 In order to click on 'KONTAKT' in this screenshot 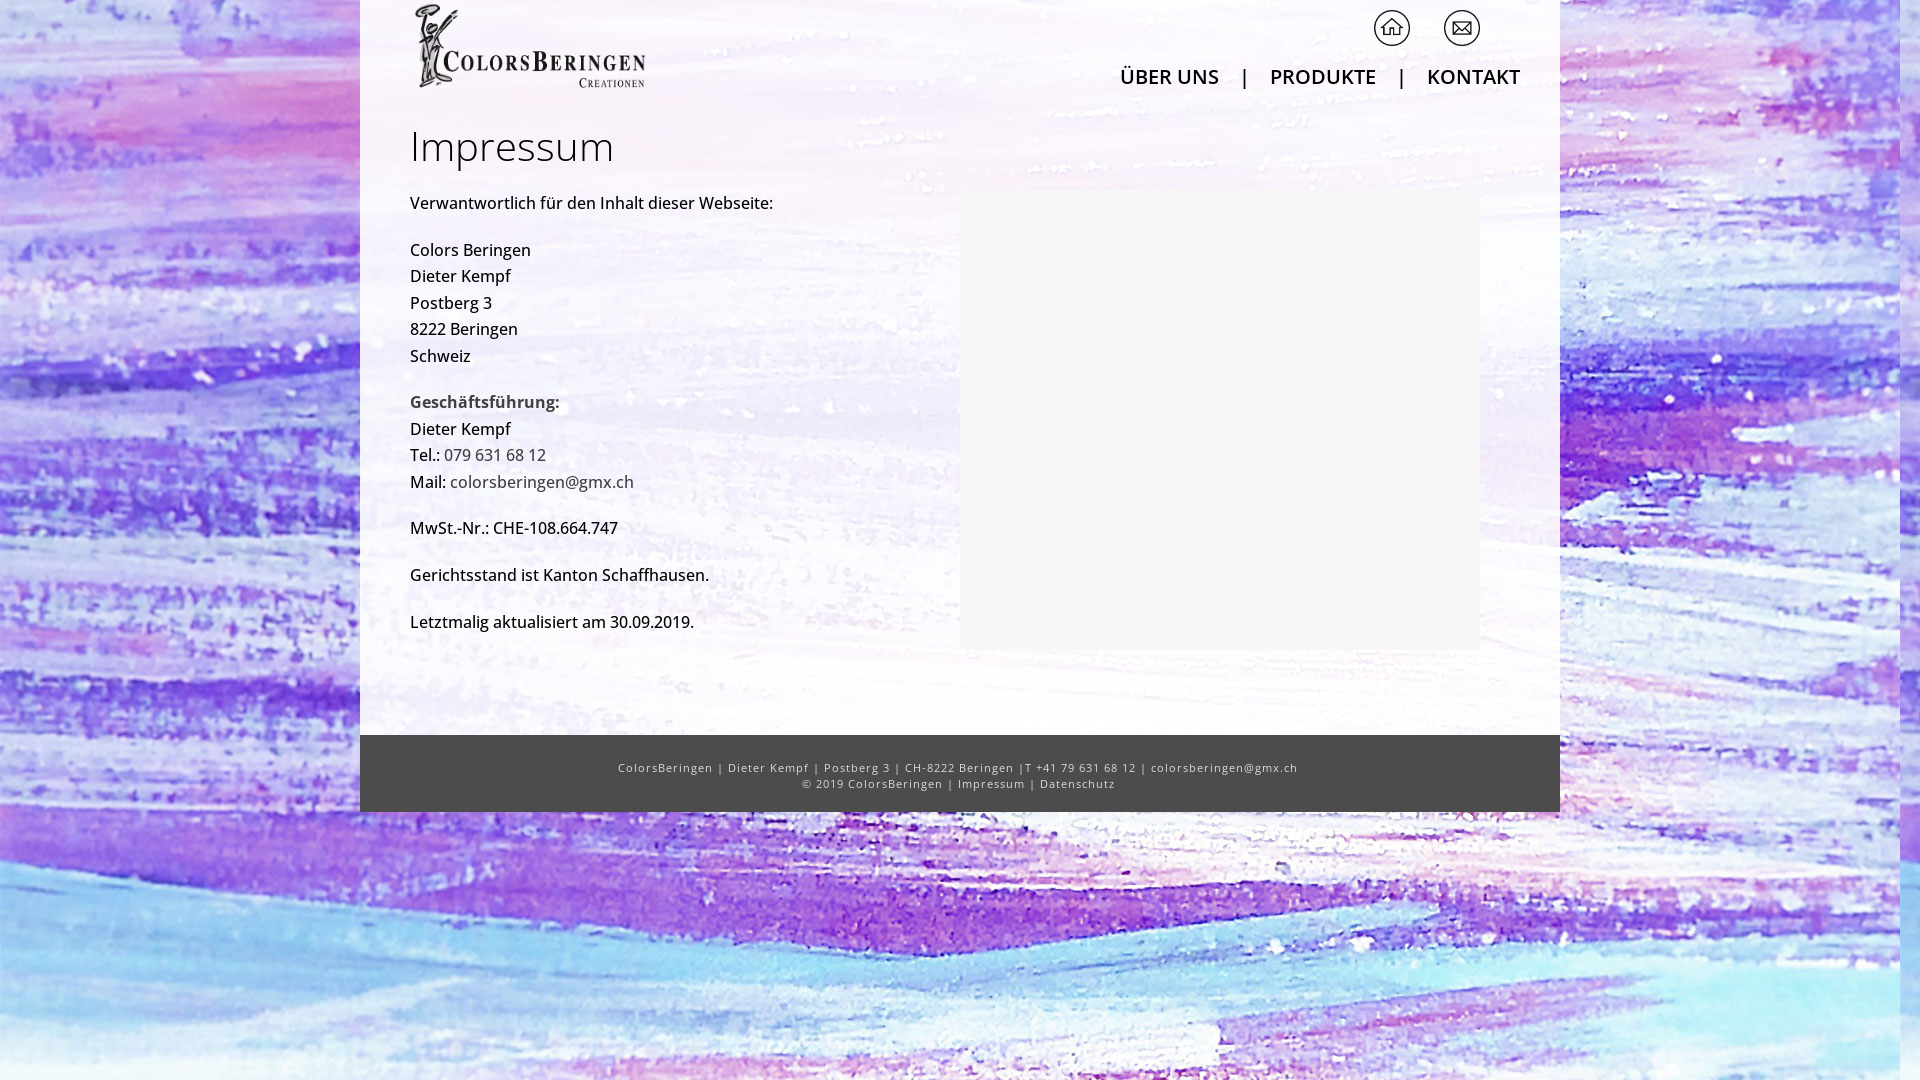, I will do `click(1473, 73)`.